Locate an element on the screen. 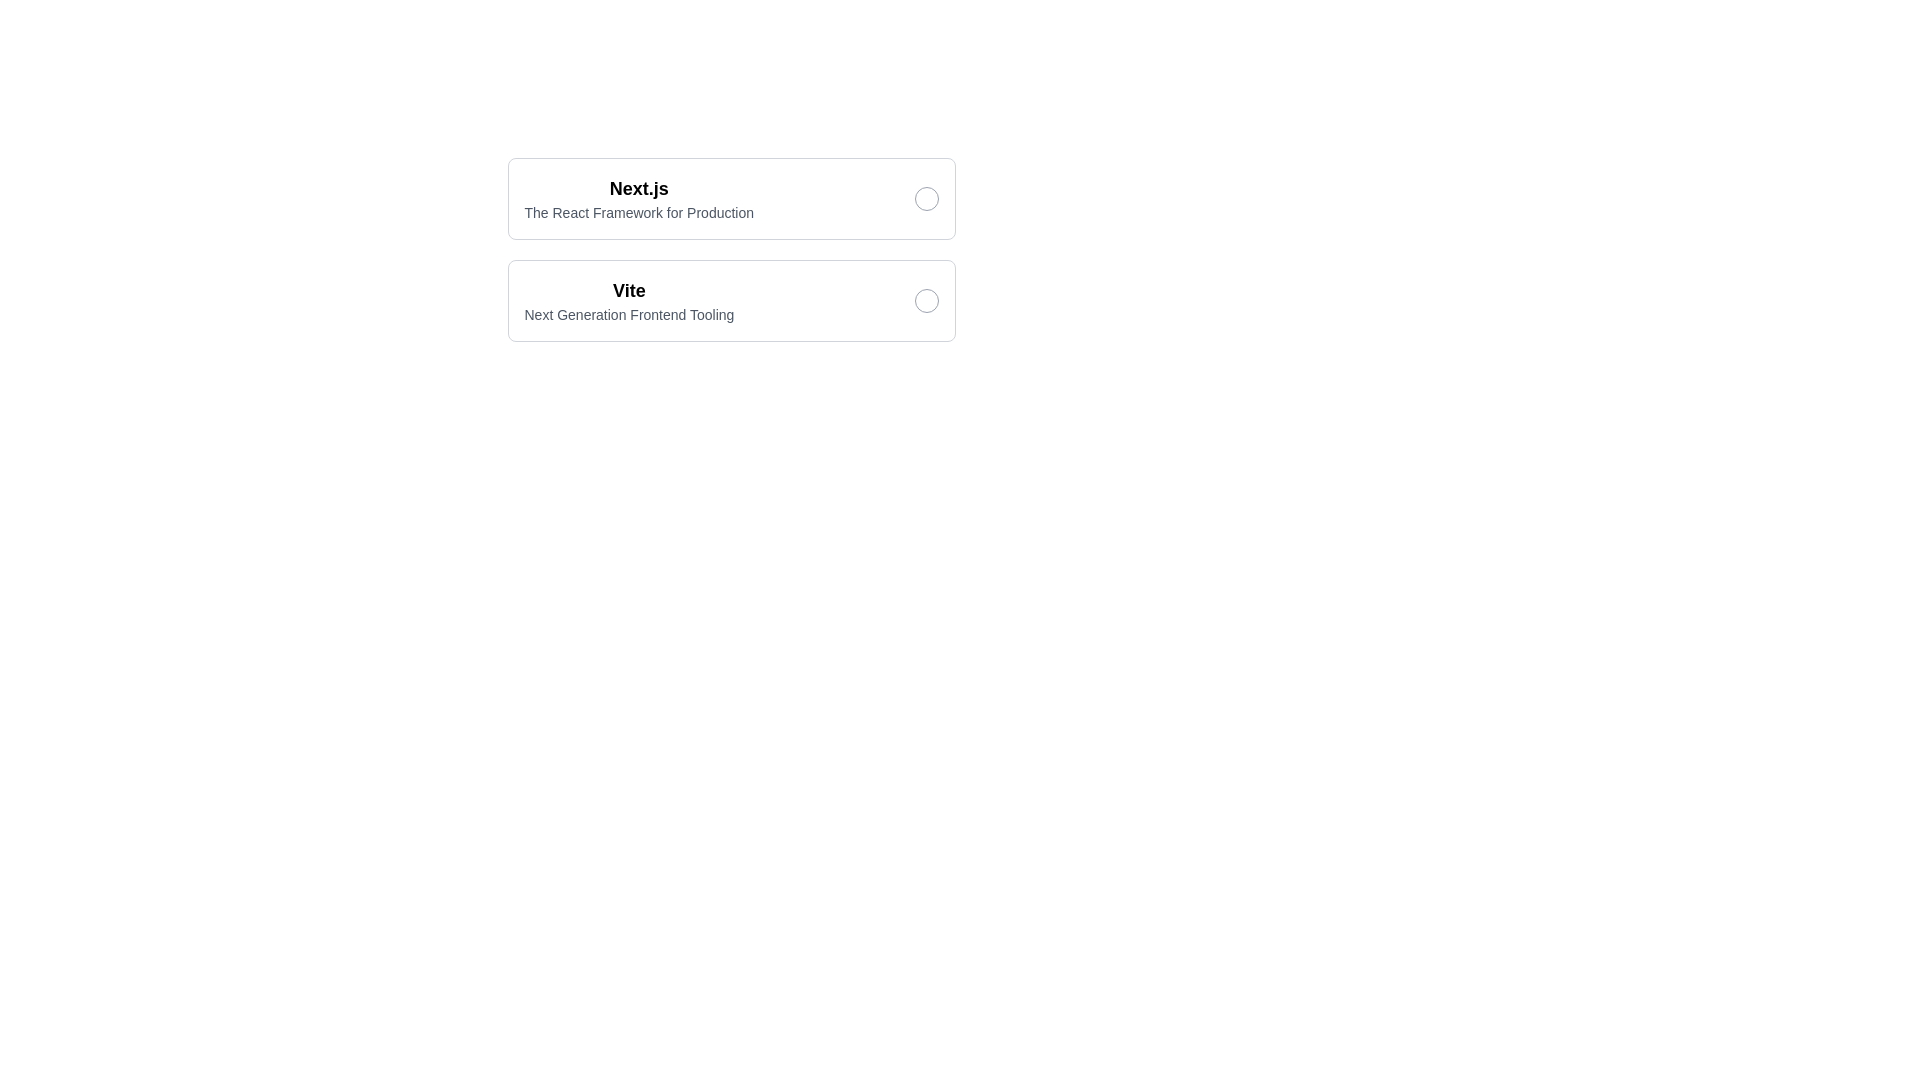 The height and width of the screenshot is (1080, 1920). the selectable list item representing the 'Vite' framework is located at coordinates (730, 249).